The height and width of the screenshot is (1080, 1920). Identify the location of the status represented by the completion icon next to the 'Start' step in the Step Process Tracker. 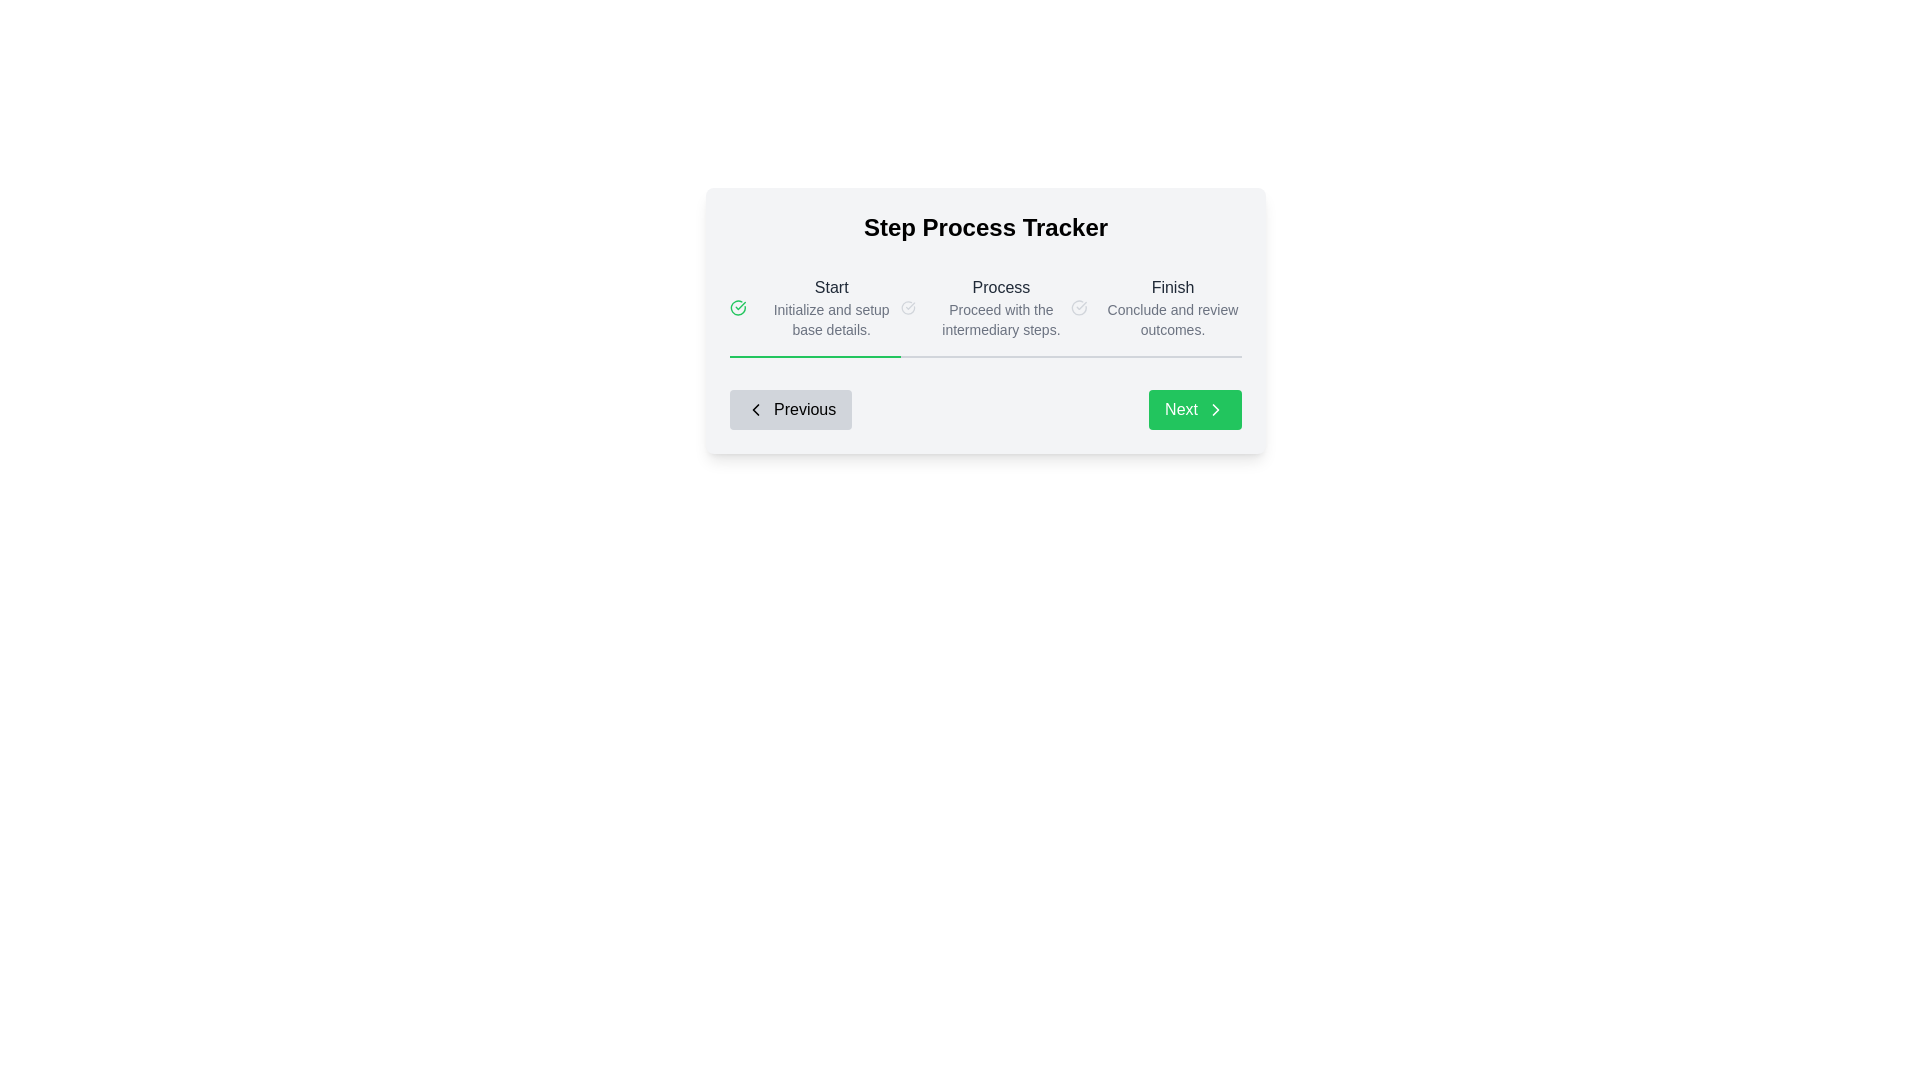
(737, 308).